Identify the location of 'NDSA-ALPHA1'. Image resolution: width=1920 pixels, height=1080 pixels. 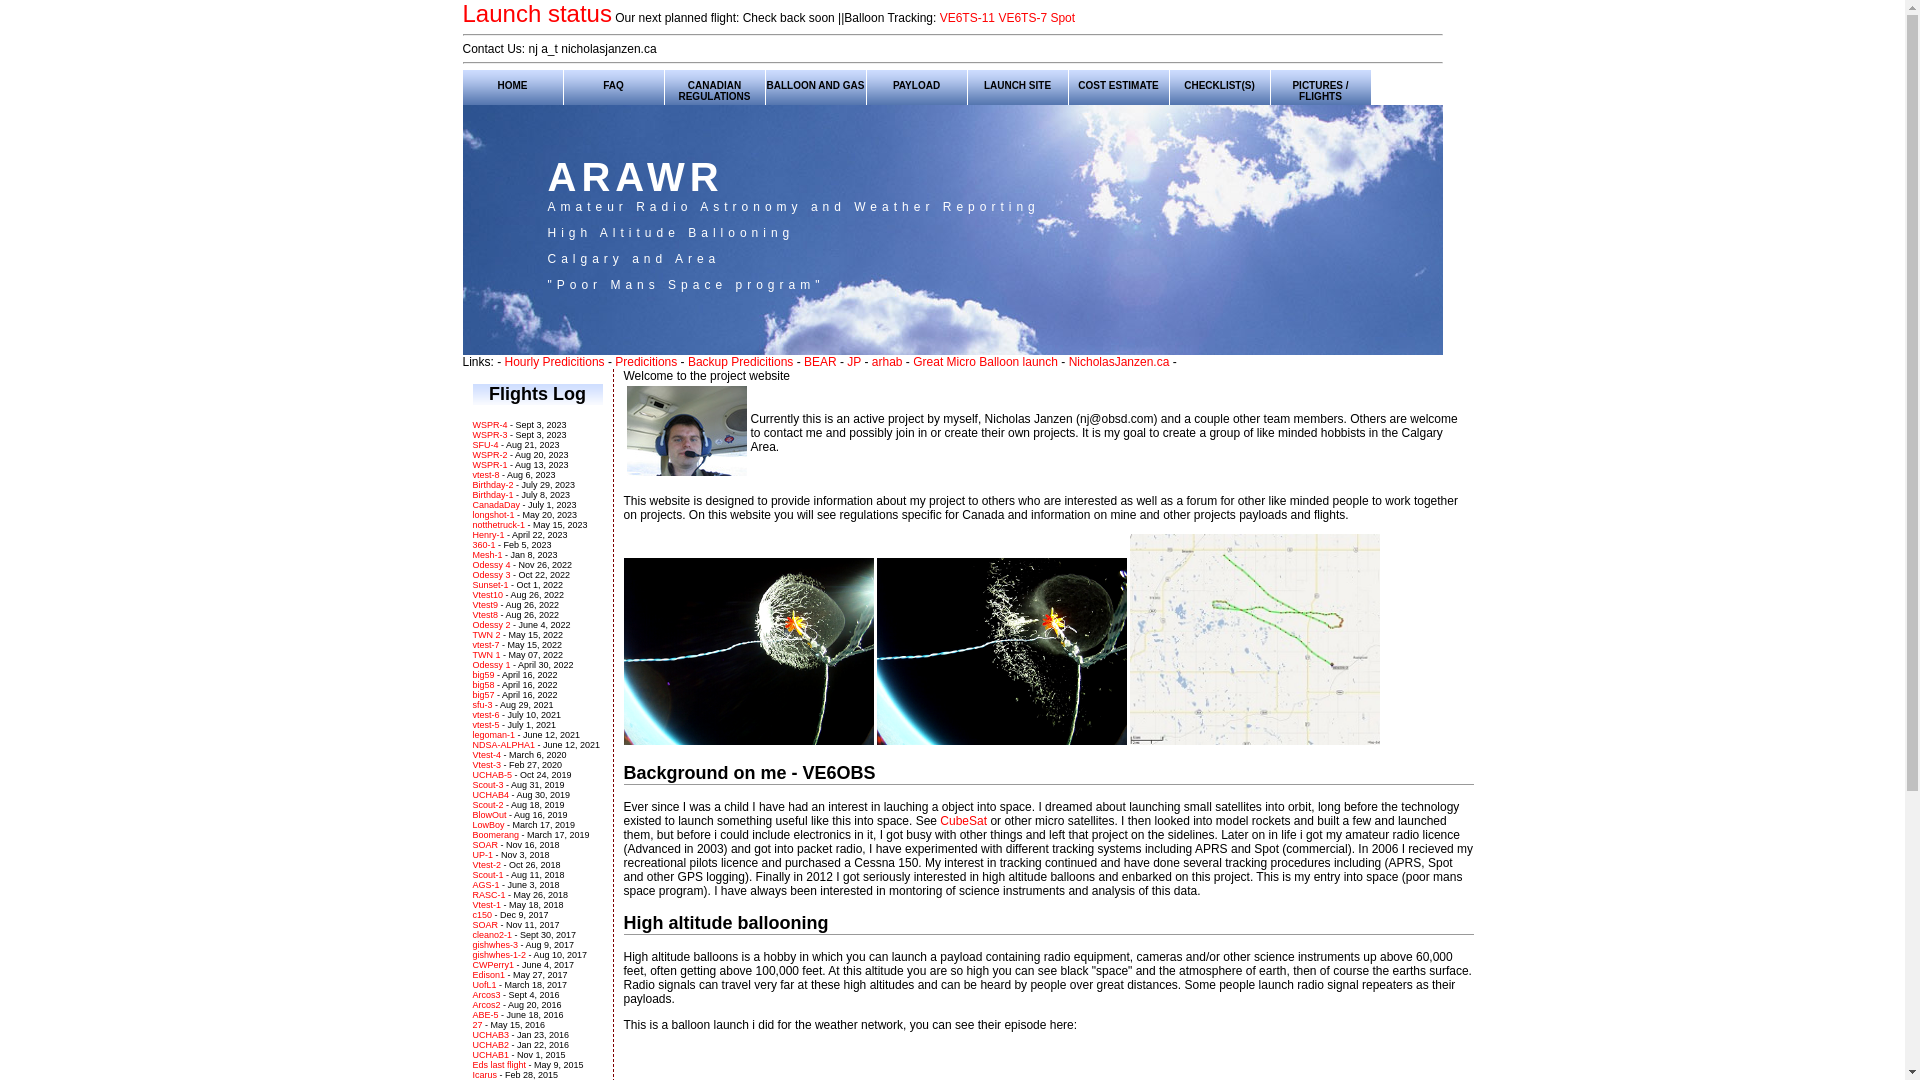
(470, 744).